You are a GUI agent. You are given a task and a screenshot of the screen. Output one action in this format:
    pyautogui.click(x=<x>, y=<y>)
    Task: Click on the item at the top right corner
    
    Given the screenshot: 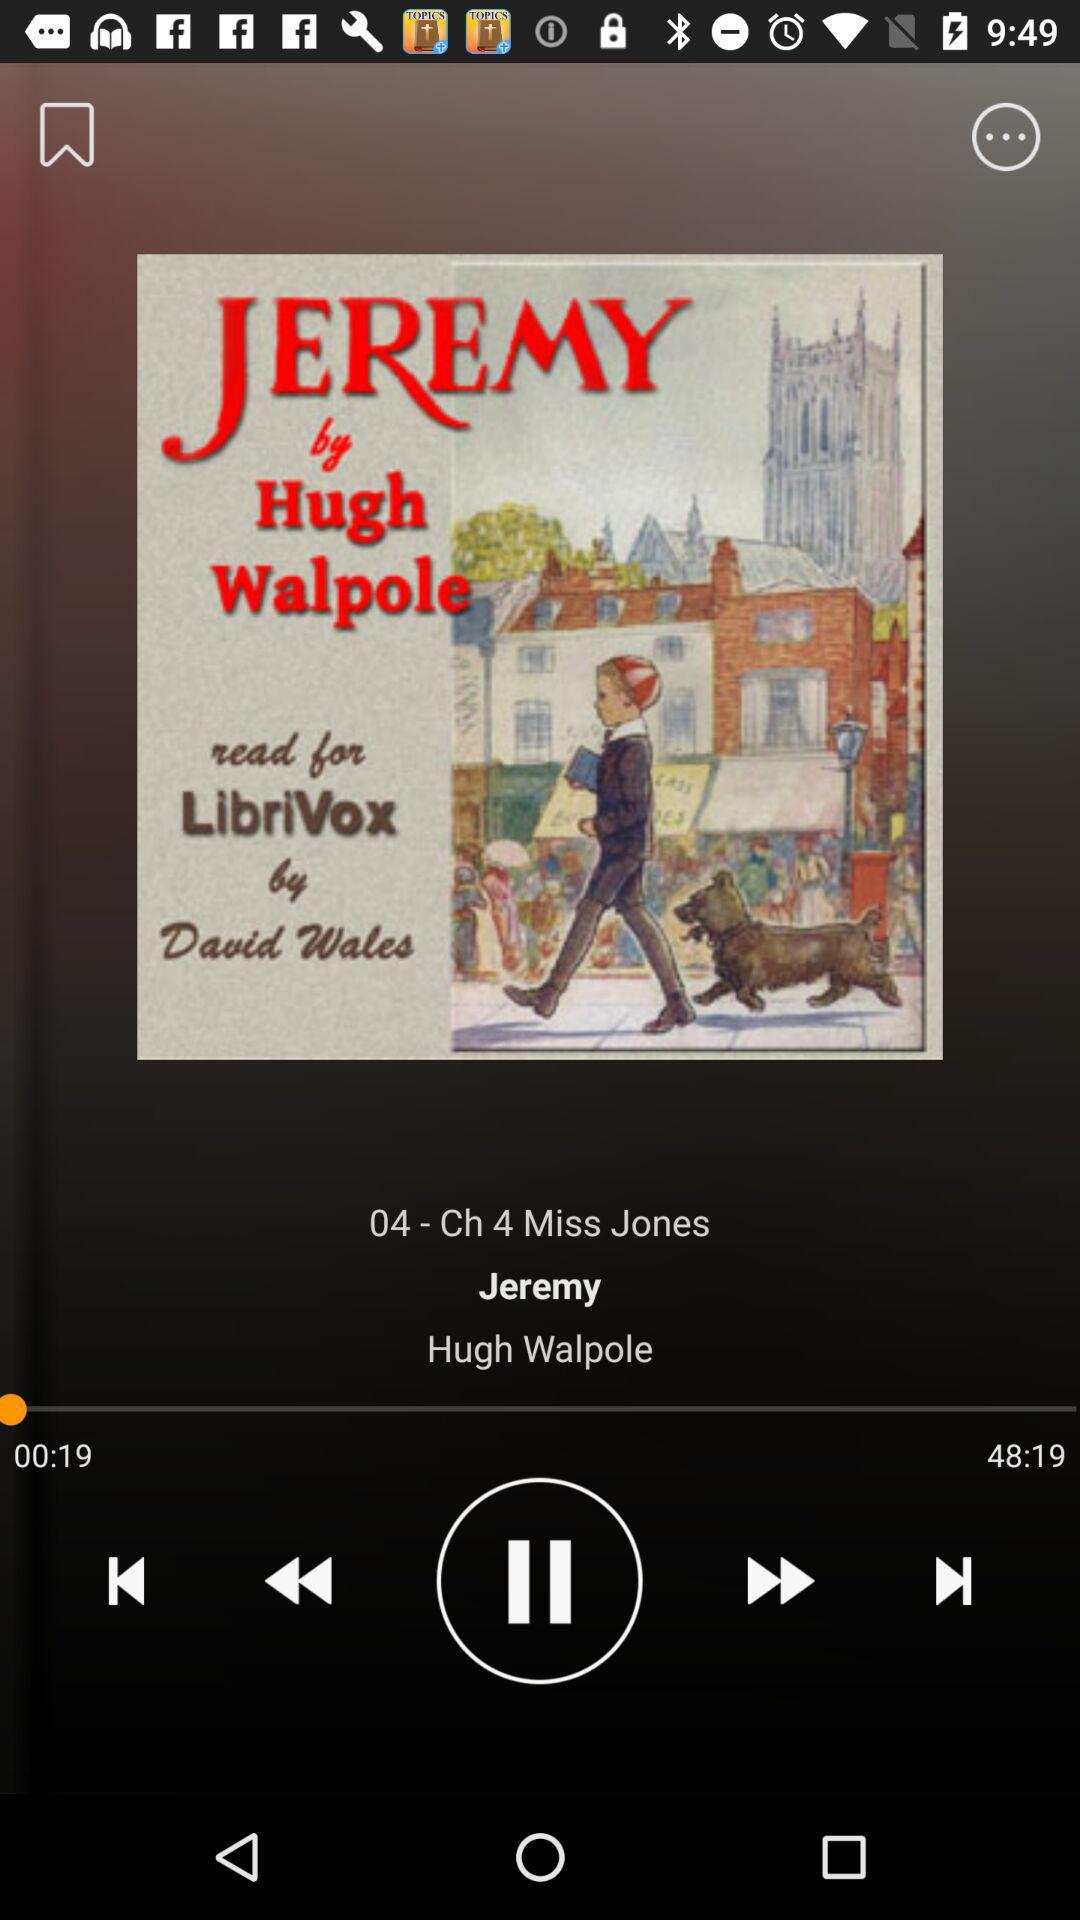 What is the action you would take?
    pyautogui.click(x=1006, y=135)
    